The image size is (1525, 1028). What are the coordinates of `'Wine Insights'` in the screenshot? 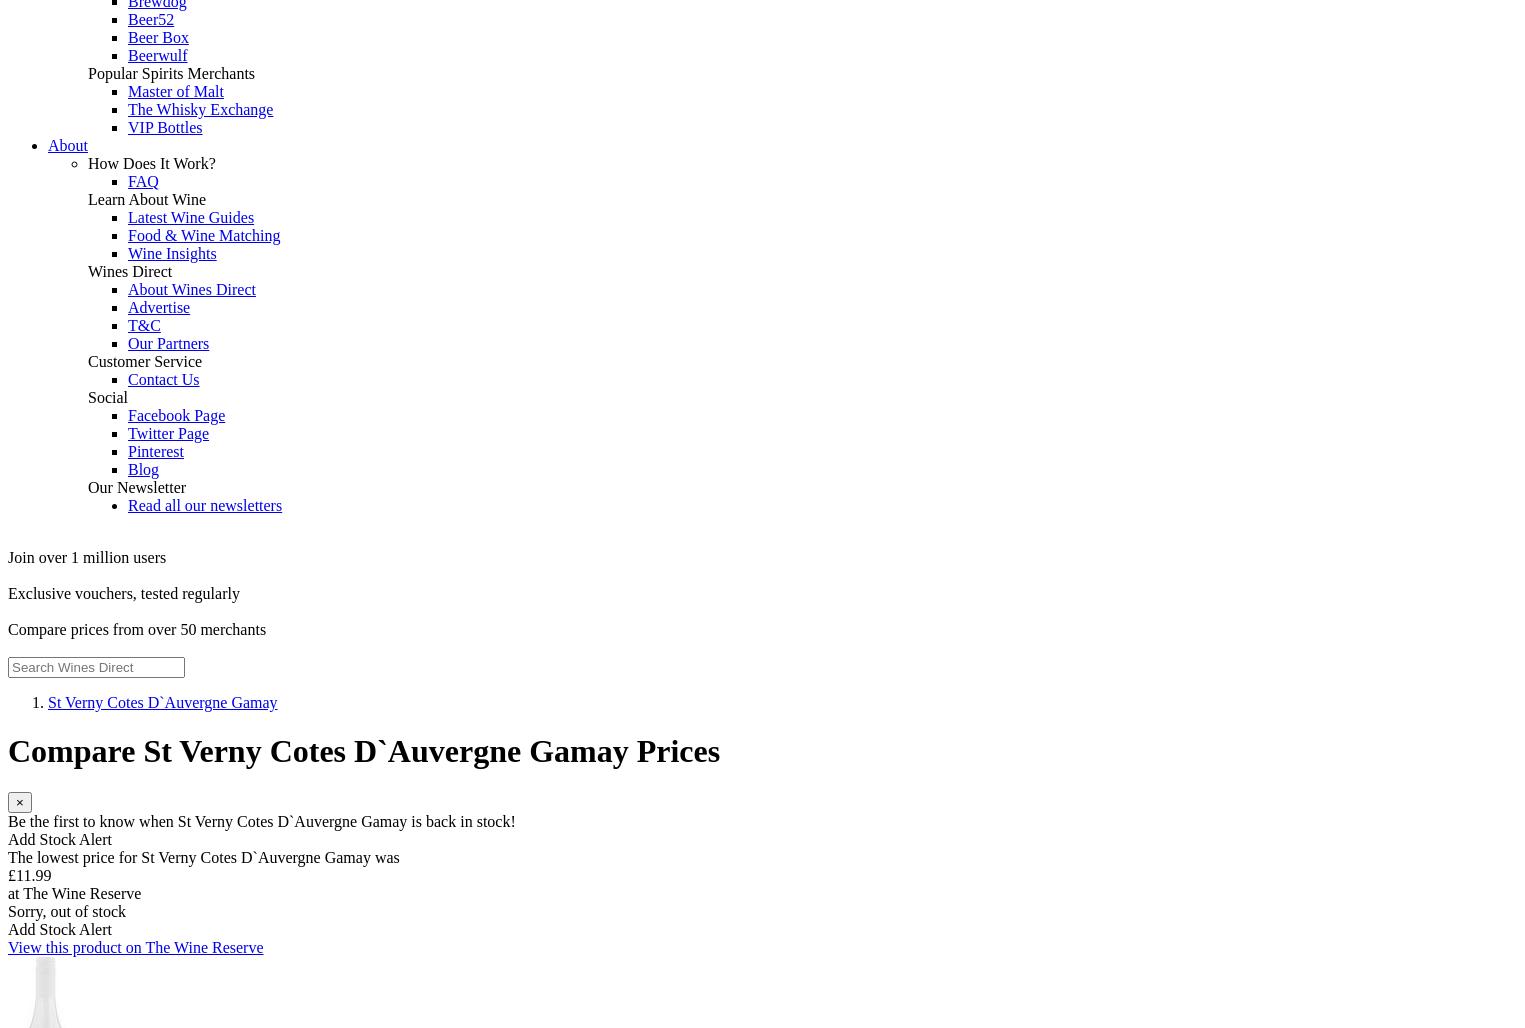 It's located at (126, 252).